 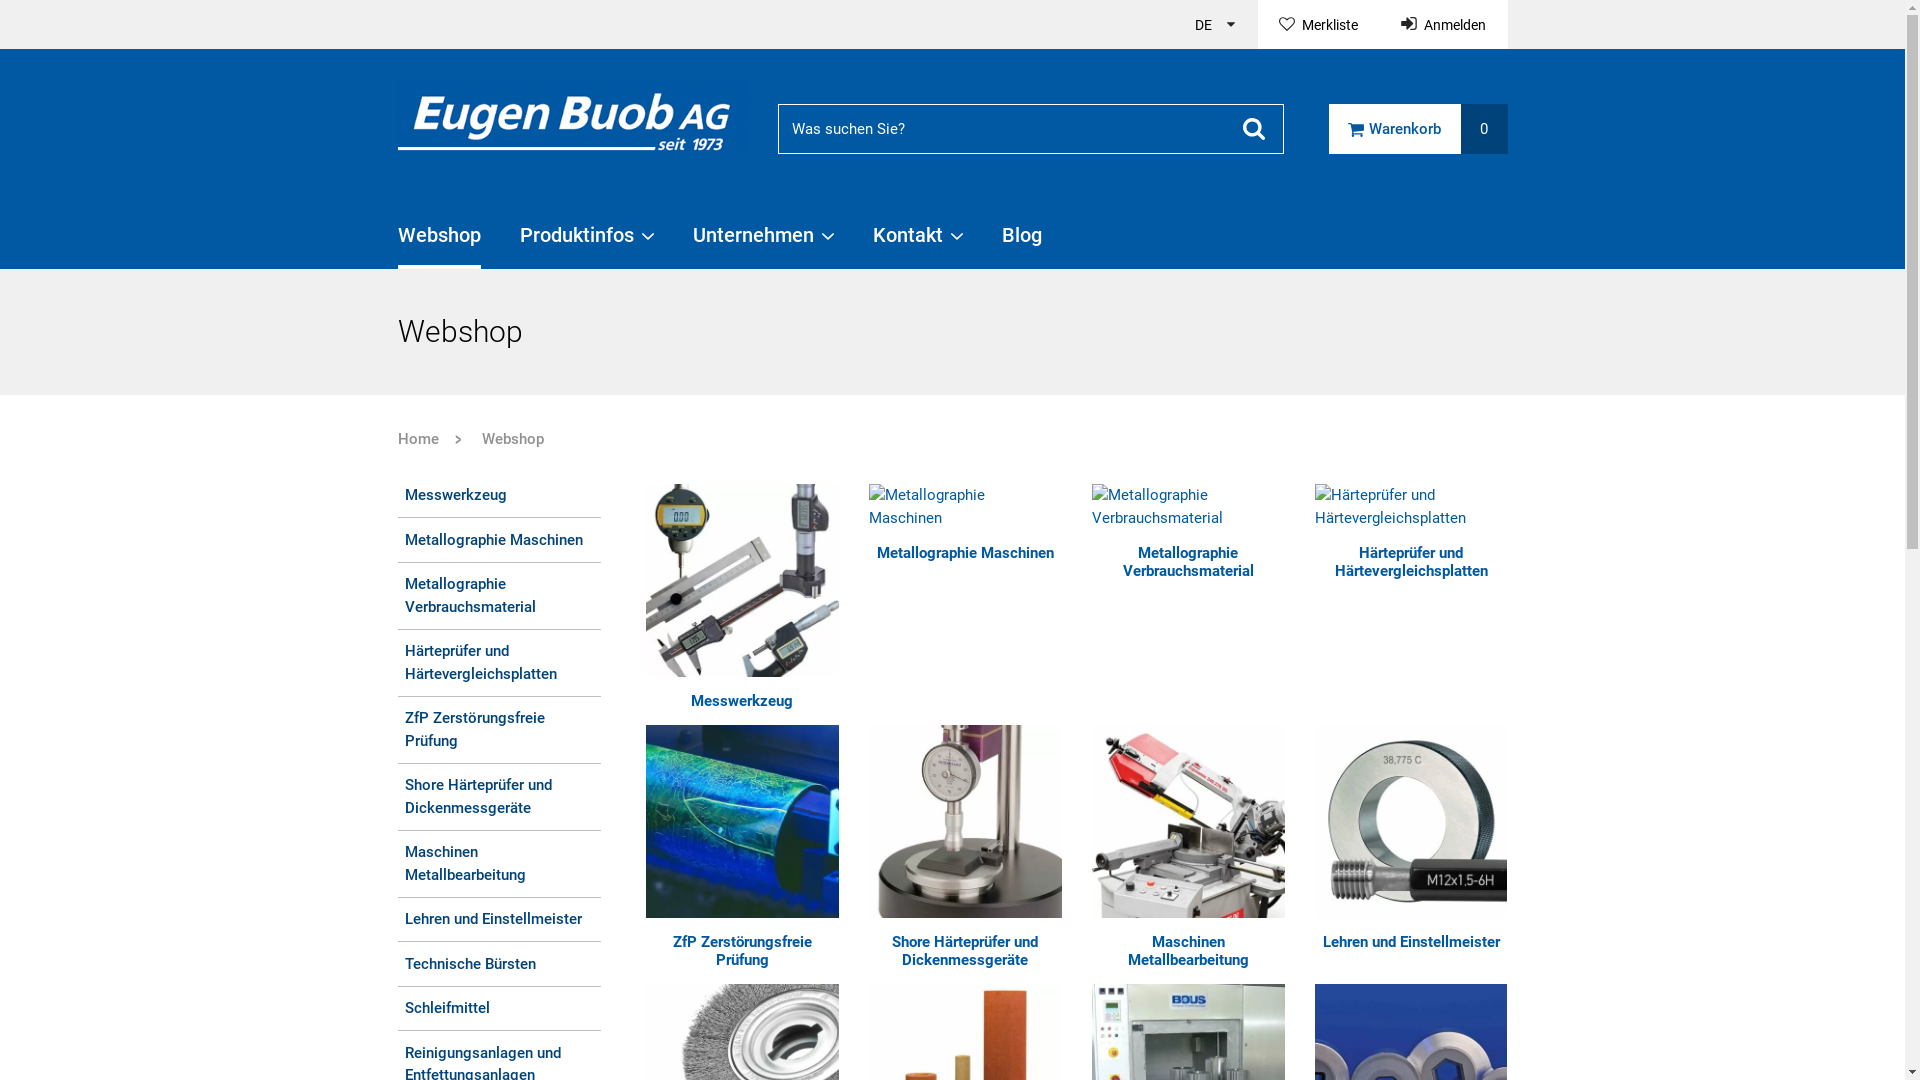 What do you see at coordinates (965, 505) in the screenshot?
I see `'Metallographie Maschinen'` at bounding box center [965, 505].